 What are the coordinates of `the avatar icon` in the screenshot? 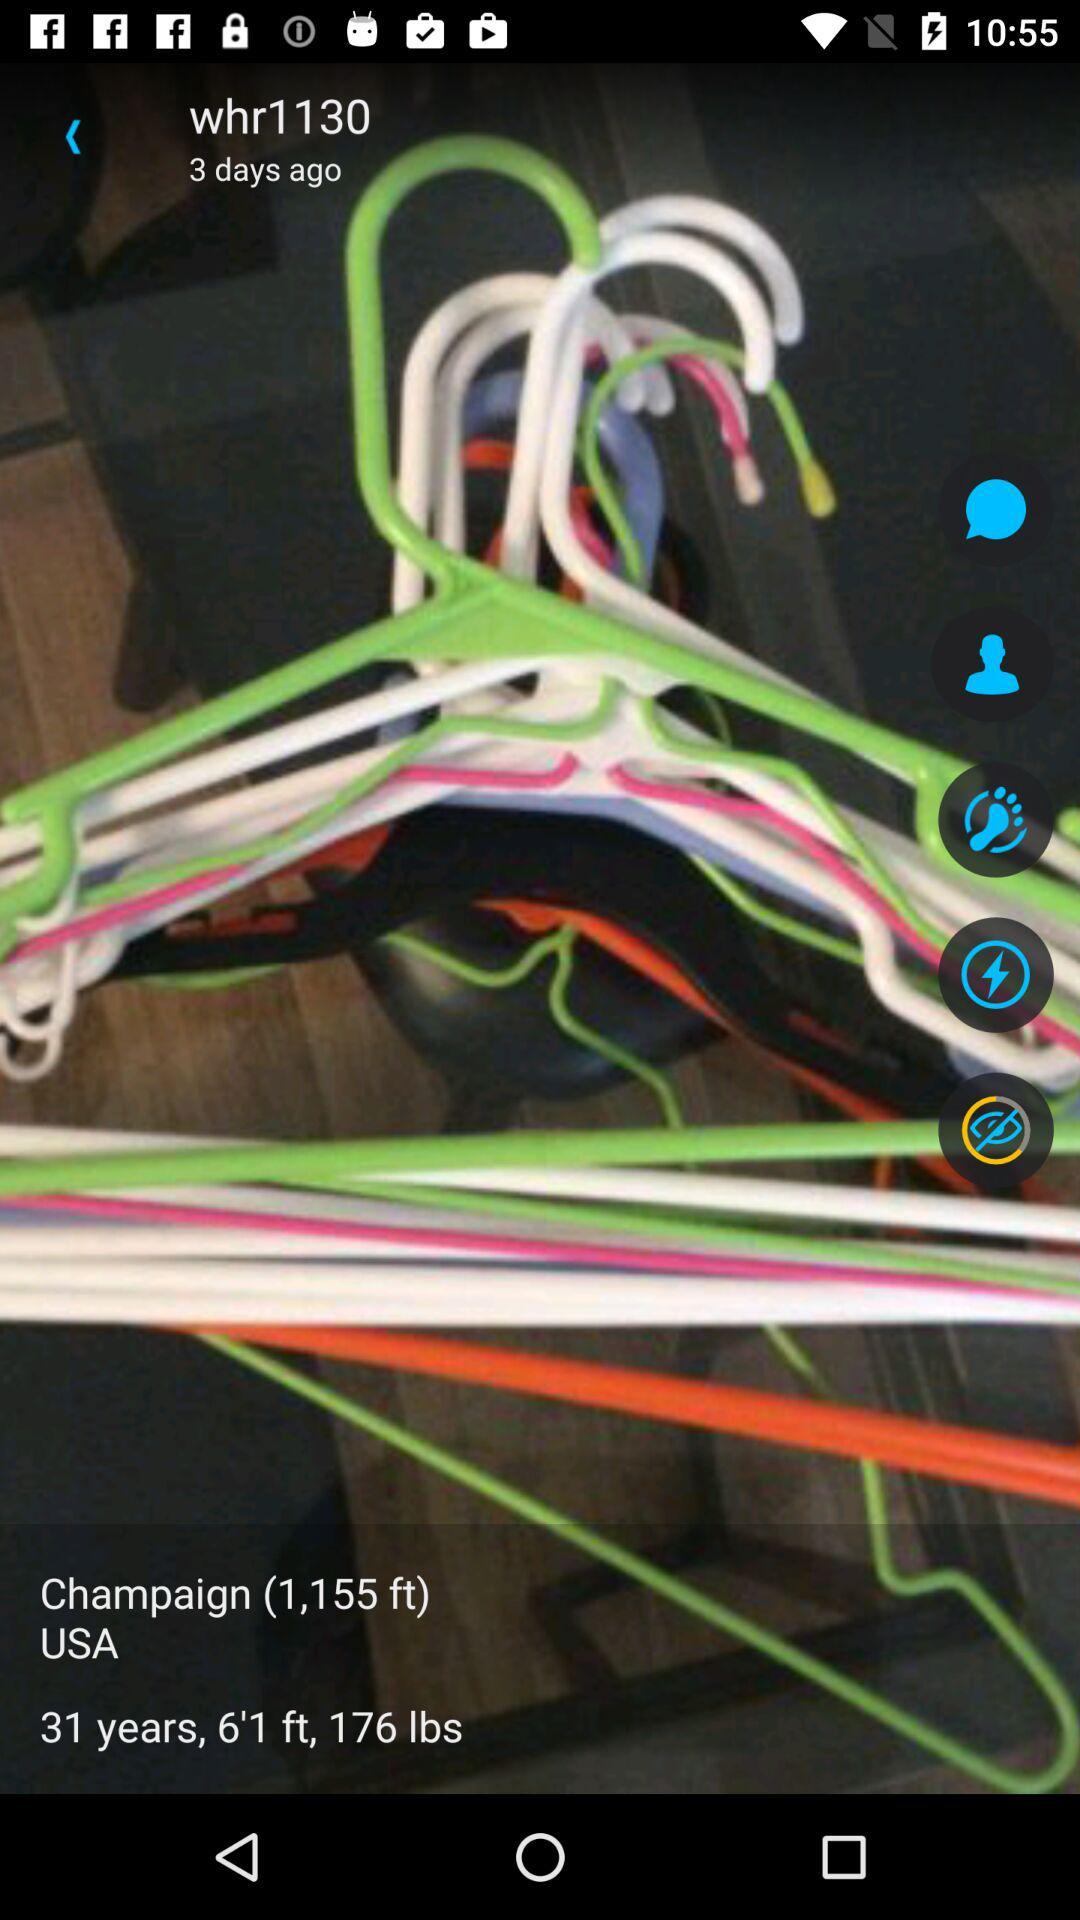 It's located at (992, 664).